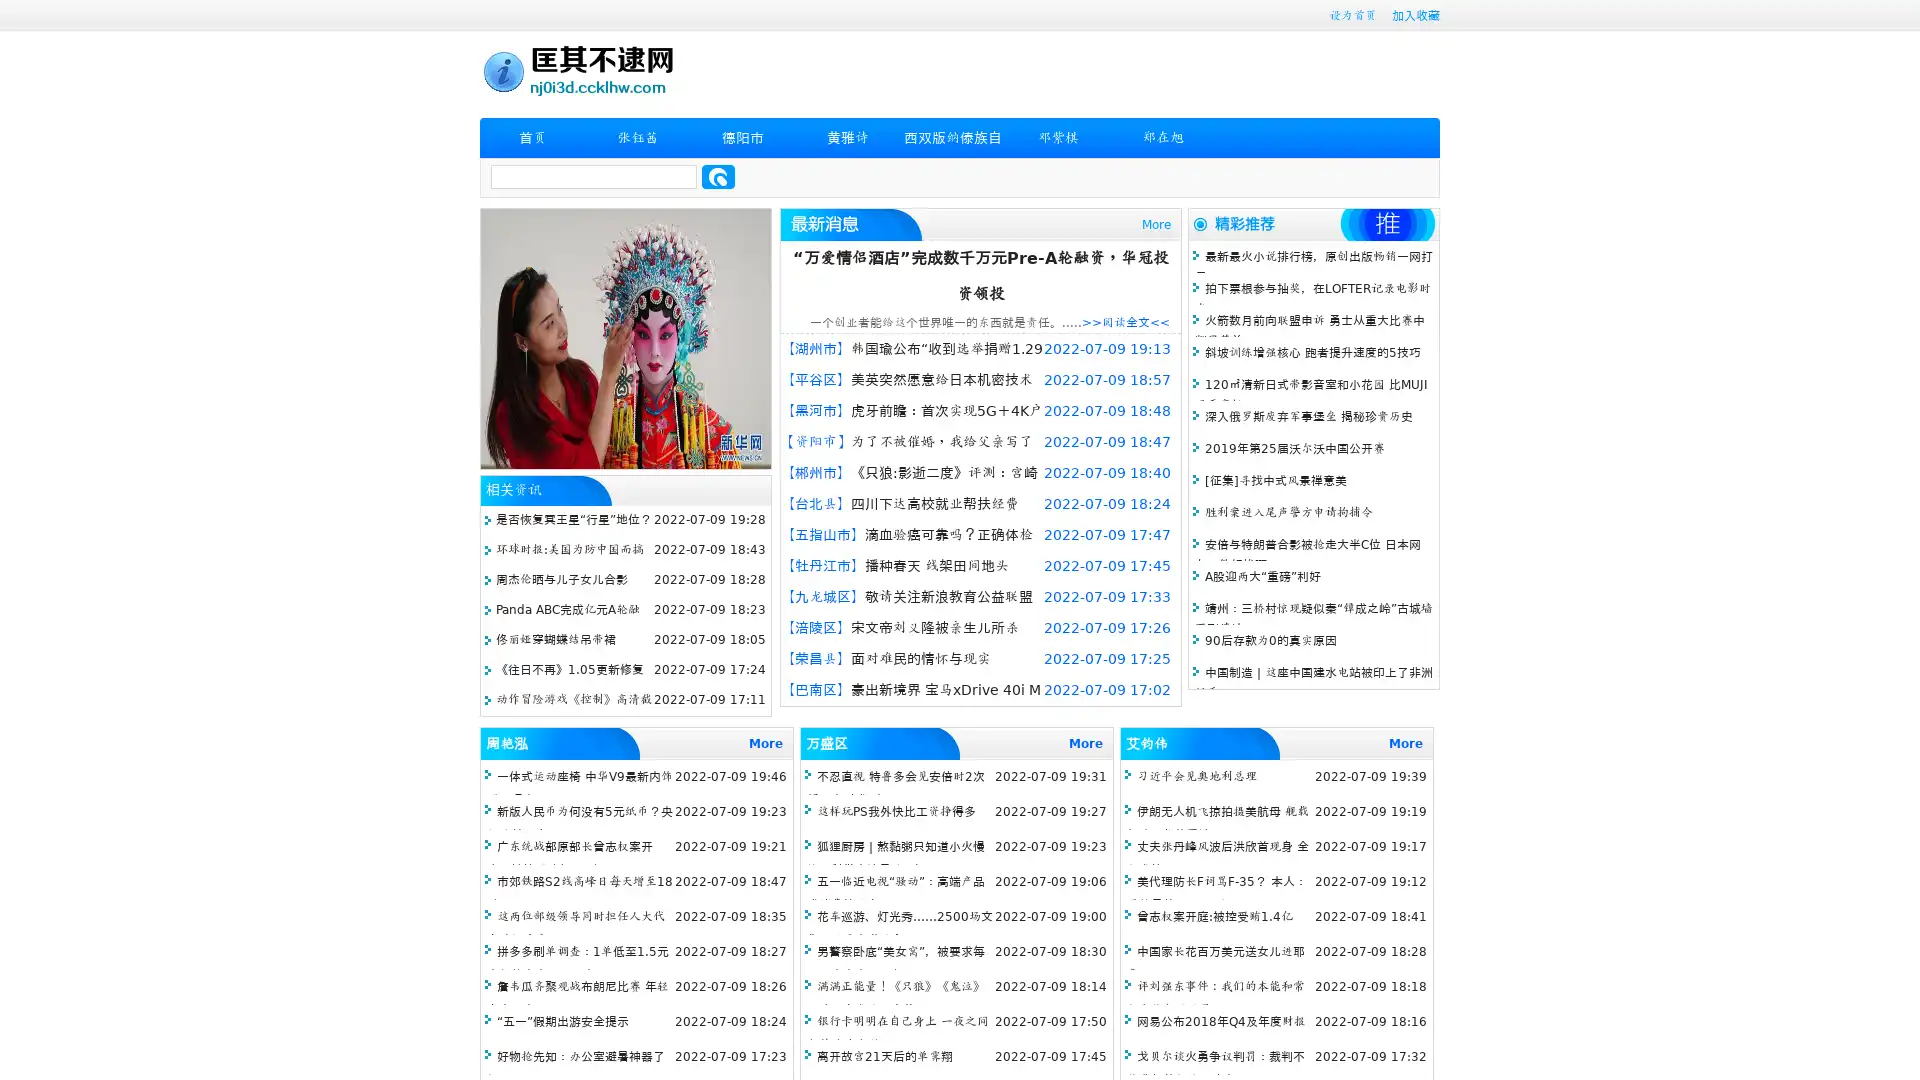 This screenshot has width=1920, height=1080. What do you see at coordinates (718, 176) in the screenshot?
I see `Search` at bounding box center [718, 176].